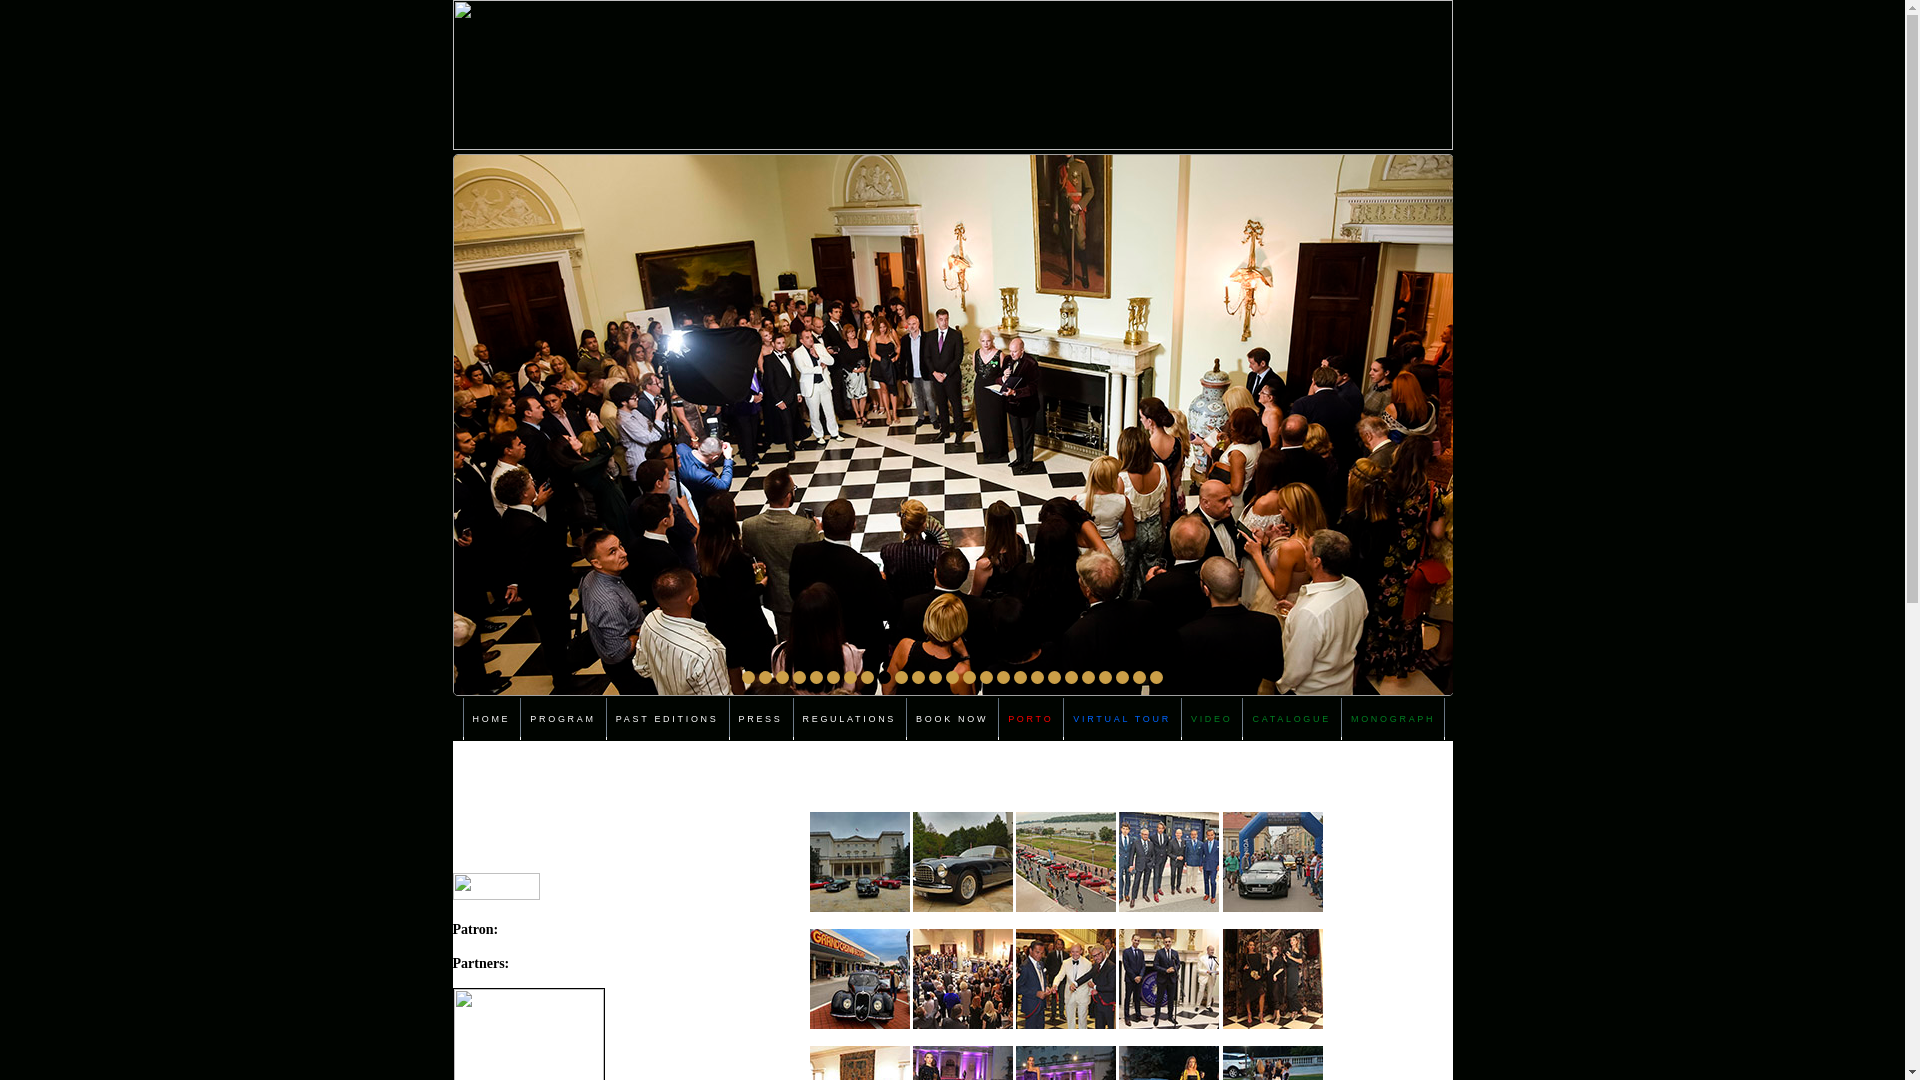 The width and height of the screenshot is (1920, 1080). I want to click on 'CATALOGUE', so click(1291, 717).